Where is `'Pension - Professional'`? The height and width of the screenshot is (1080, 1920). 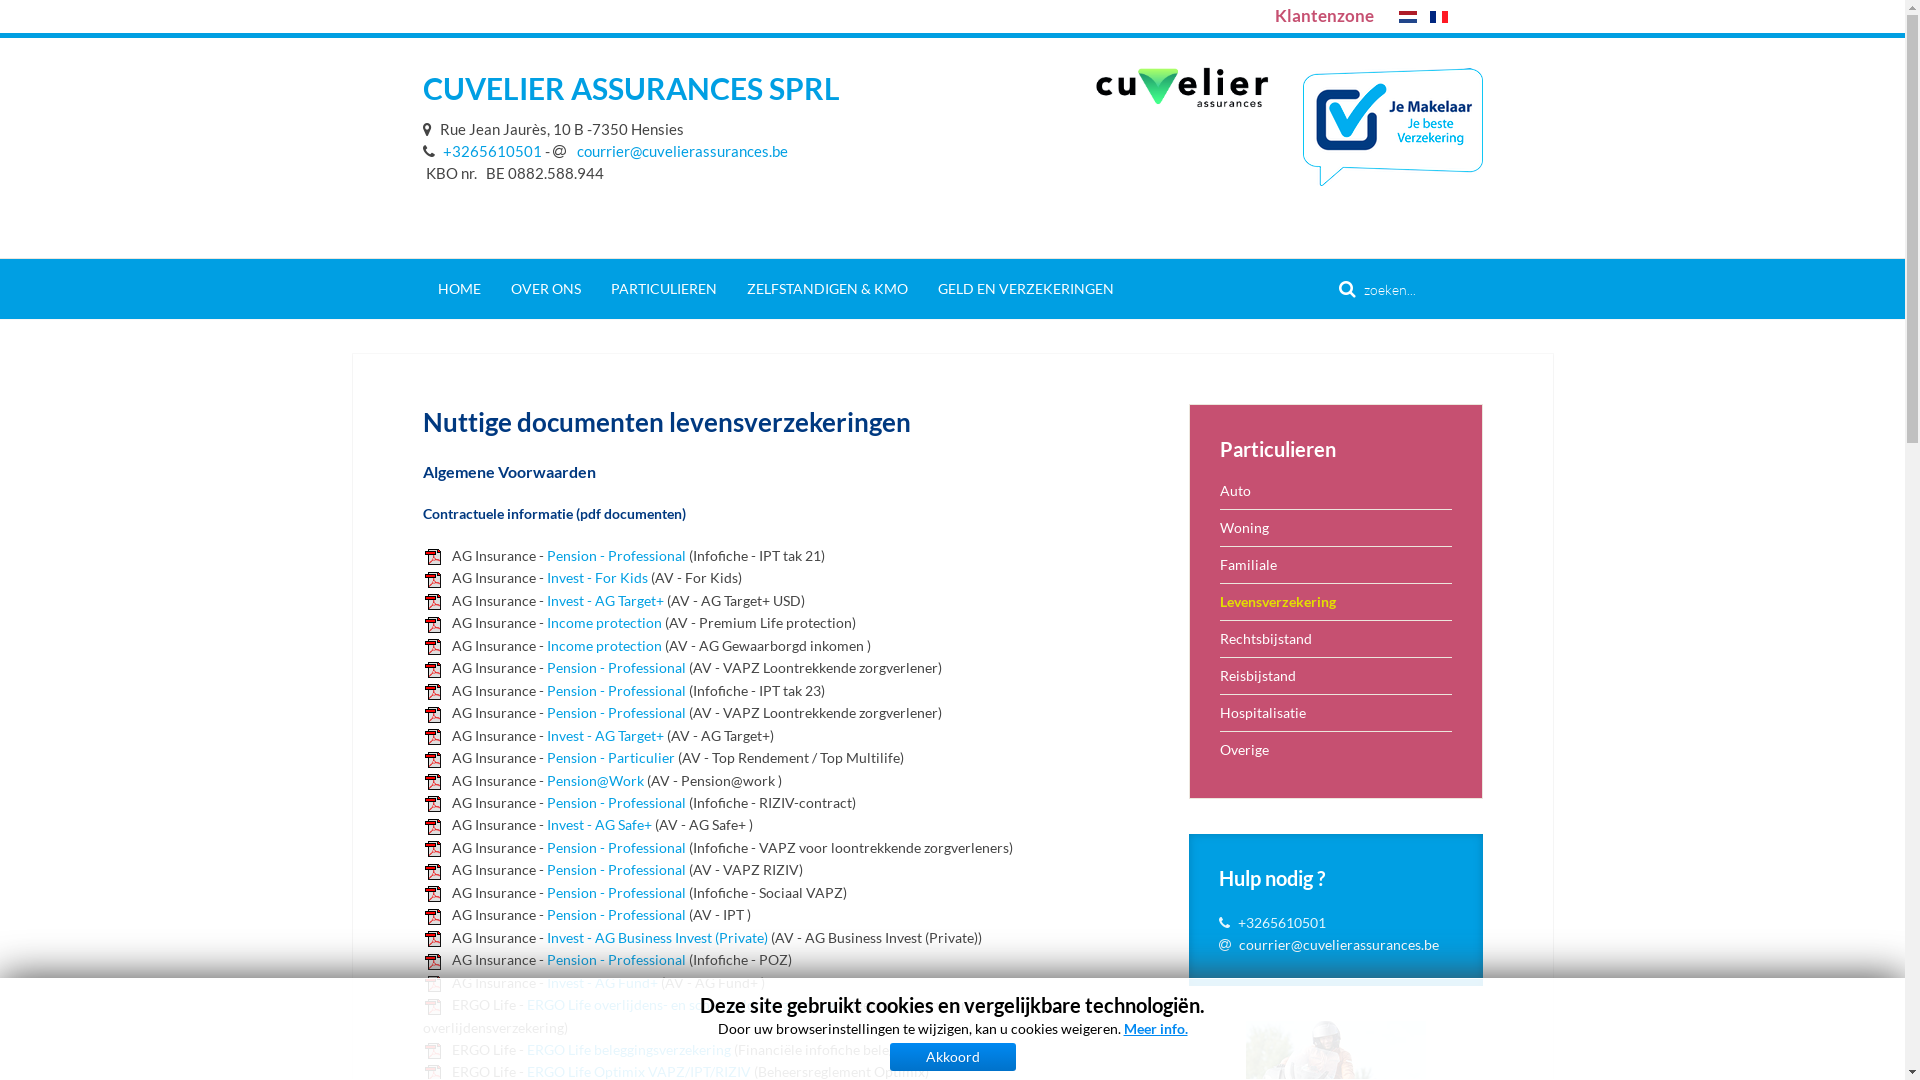 'Pension - Professional' is located at coordinates (614, 891).